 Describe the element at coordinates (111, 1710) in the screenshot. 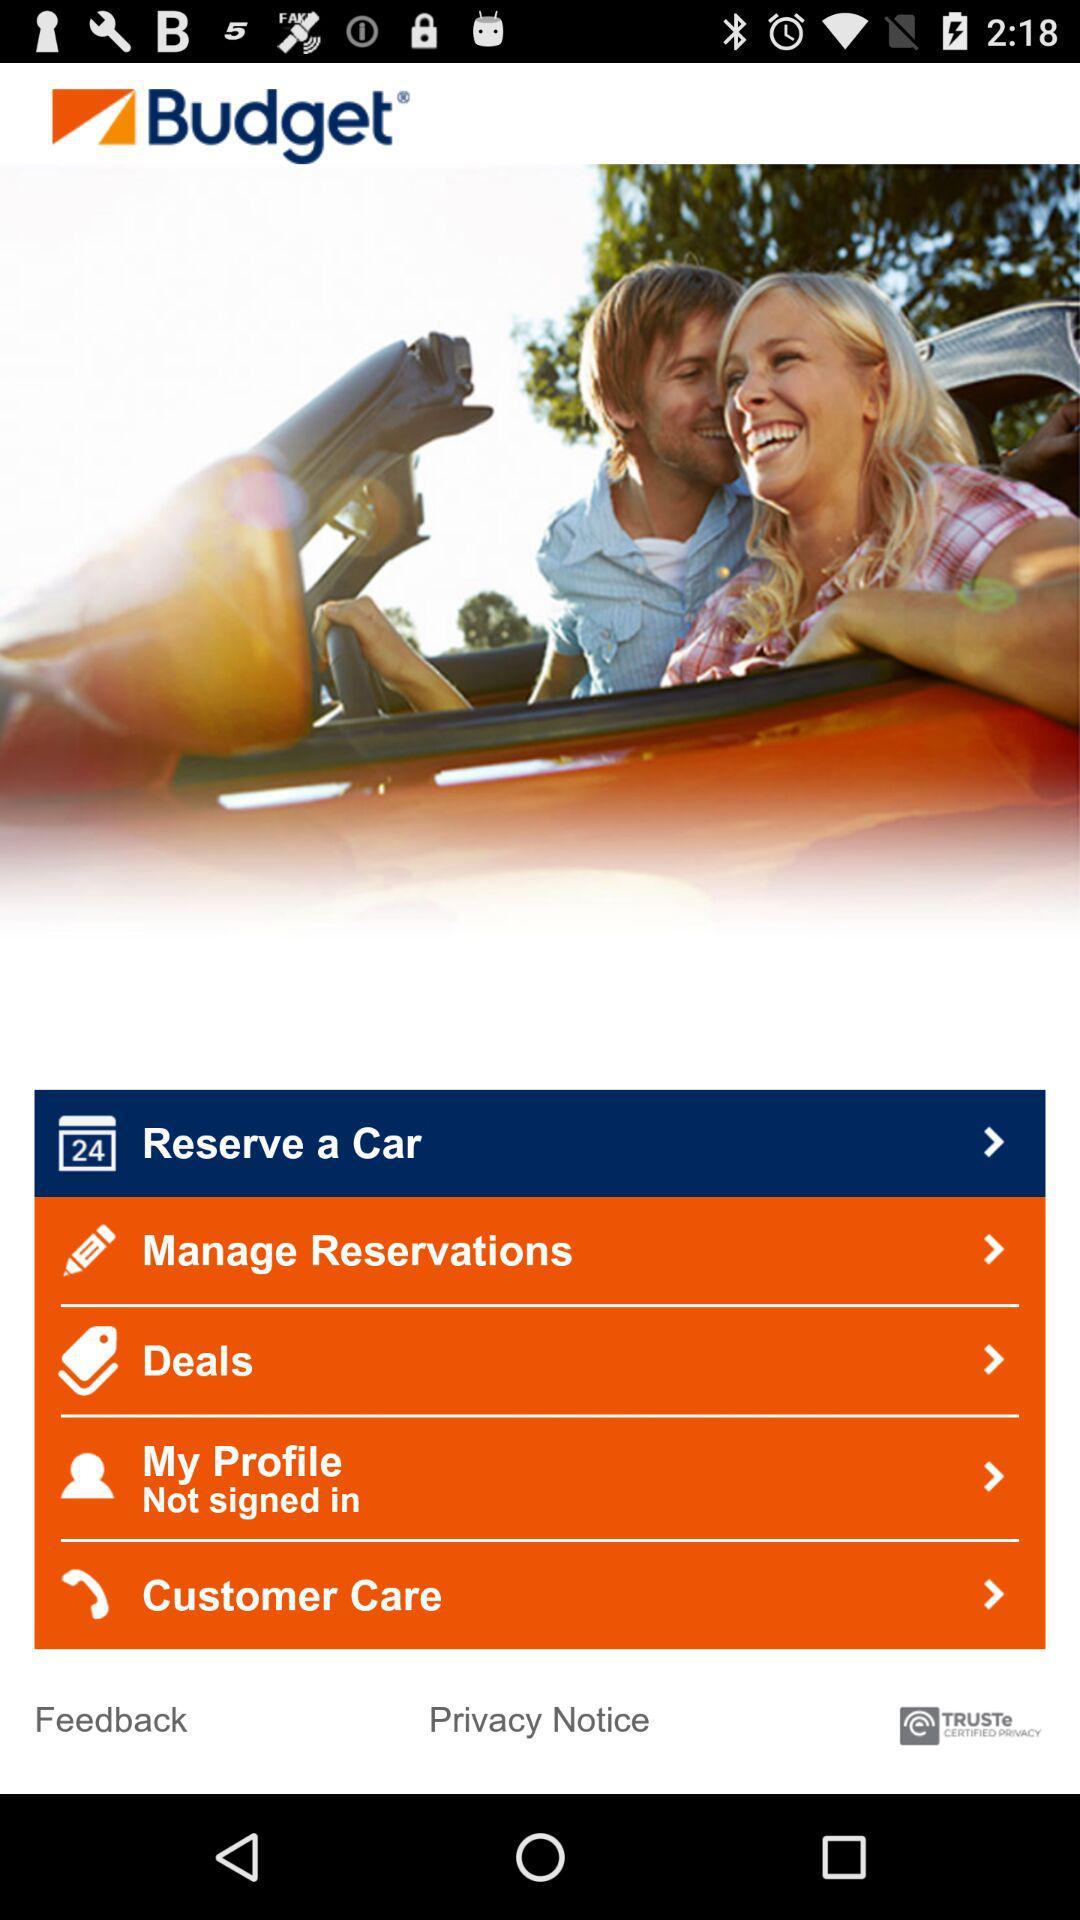

I see `feedback` at that location.